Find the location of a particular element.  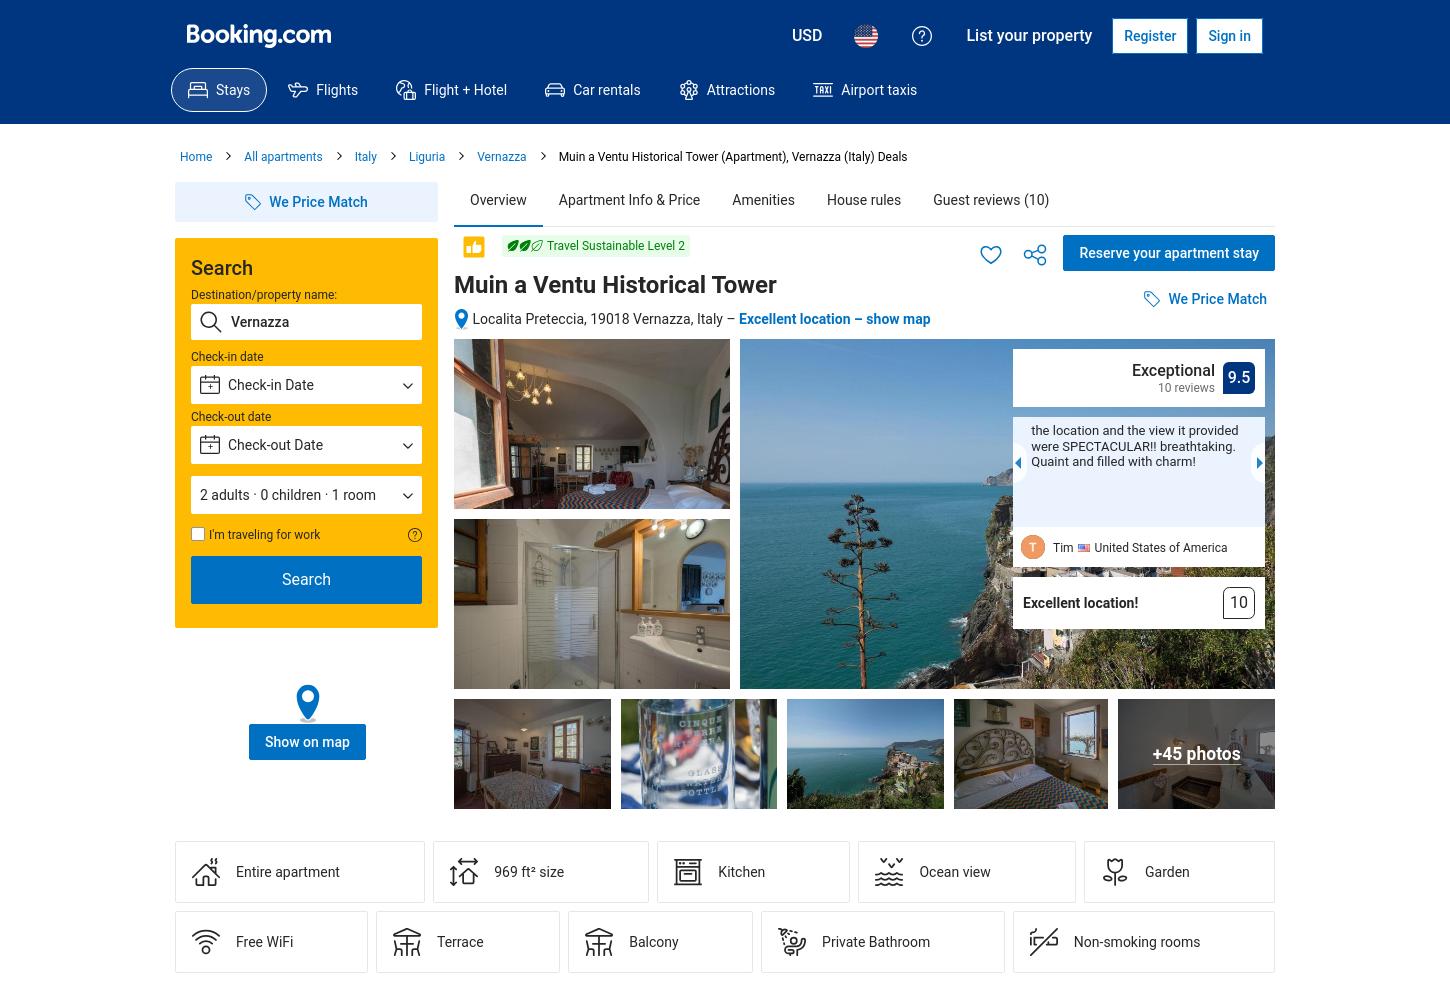

'9.5' is located at coordinates (1226, 376).